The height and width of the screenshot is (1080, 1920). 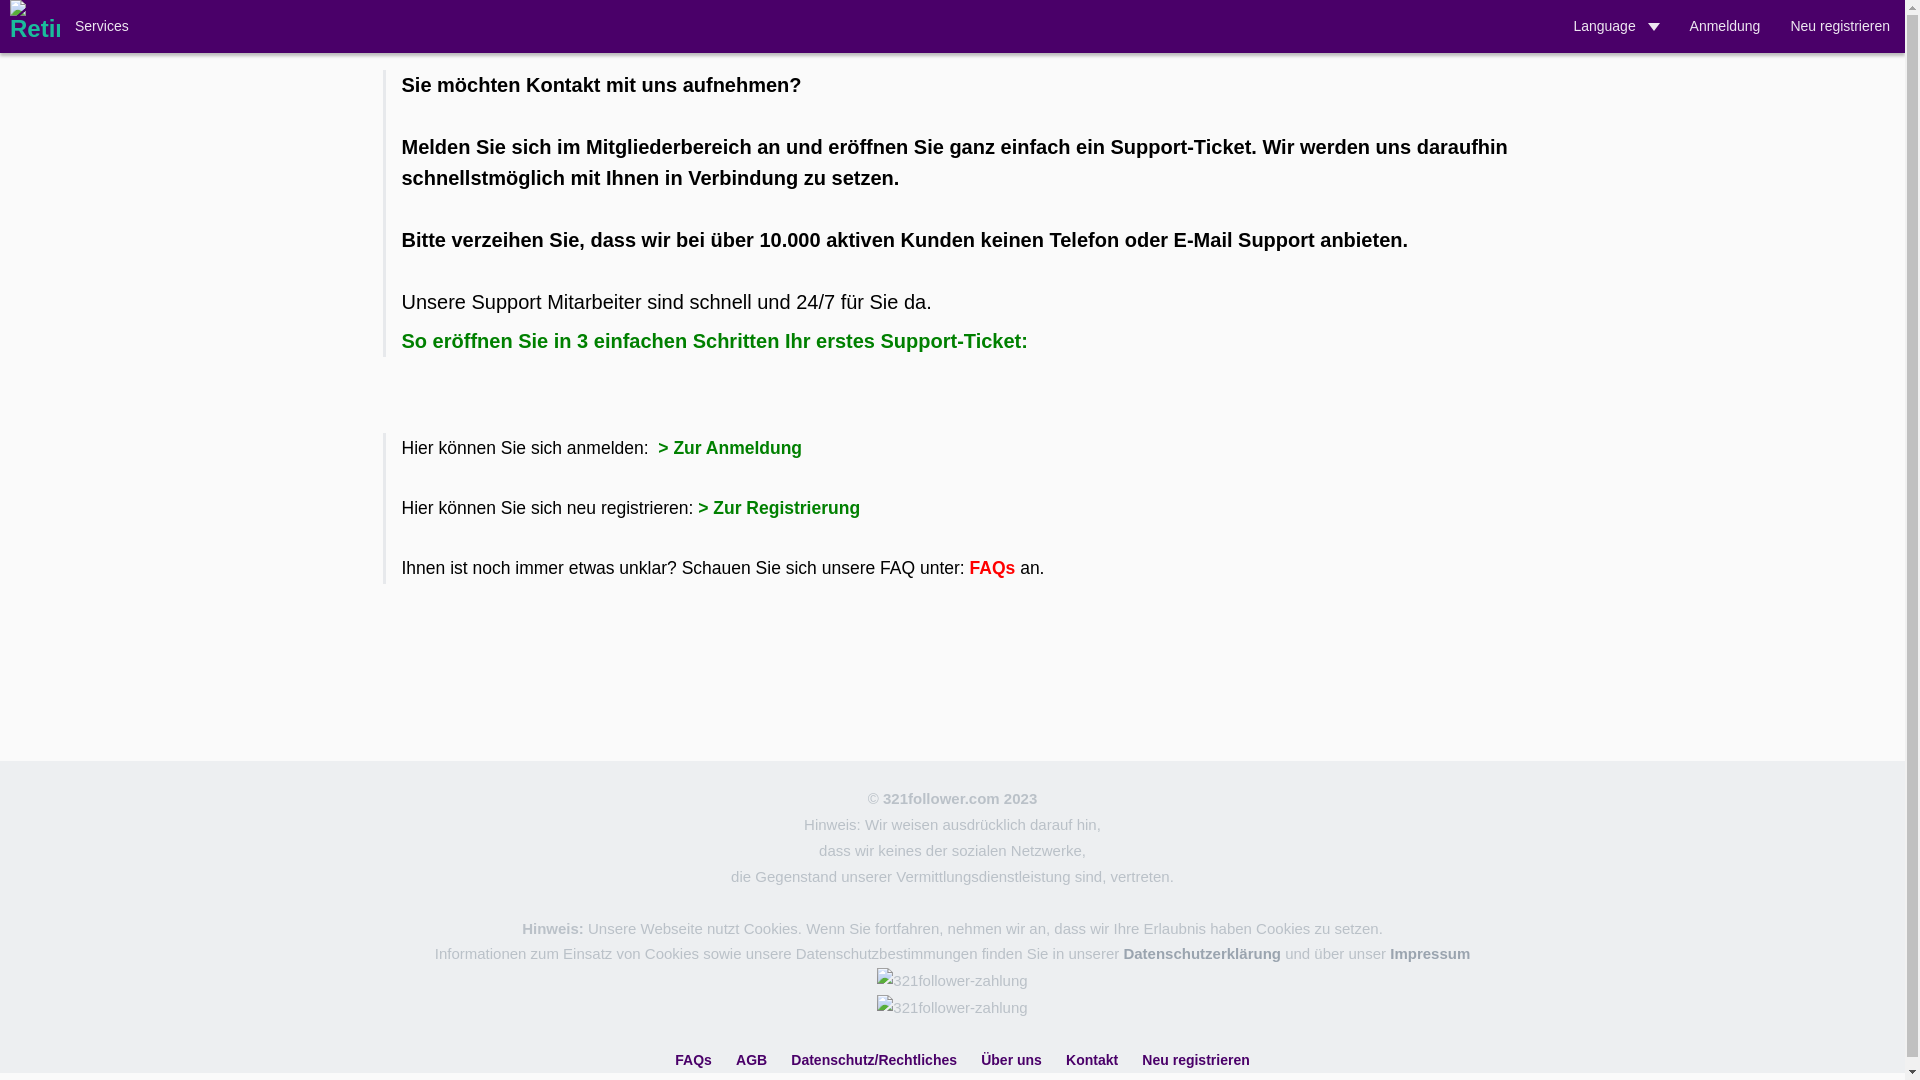 I want to click on '> Zur Anmeldung', so click(x=652, y=446).